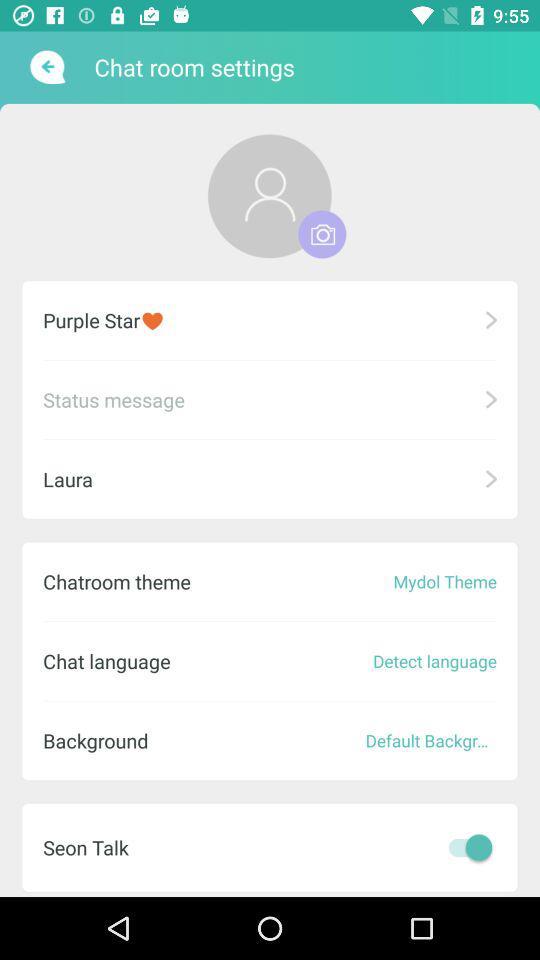 This screenshot has height=960, width=540. What do you see at coordinates (269, 196) in the screenshot?
I see `change profile pic` at bounding box center [269, 196].